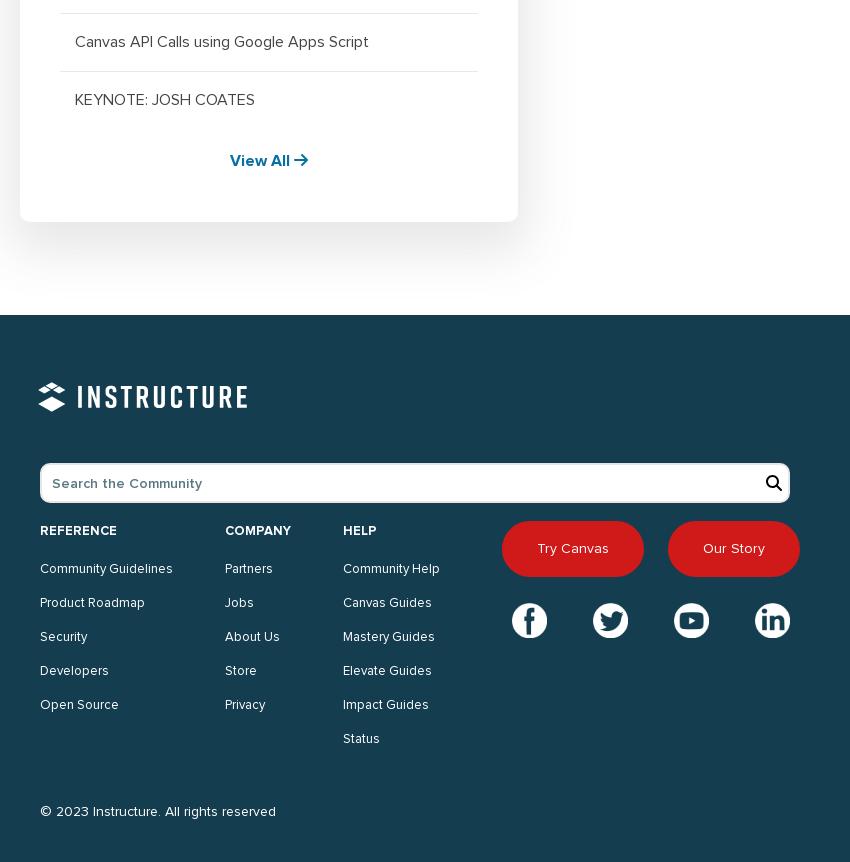 This screenshot has height=862, width=850. What do you see at coordinates (158, 809) in the screenshot?
I see `'© 2023 Instructure. All rights reserved'` at bounding box center [158, 809].